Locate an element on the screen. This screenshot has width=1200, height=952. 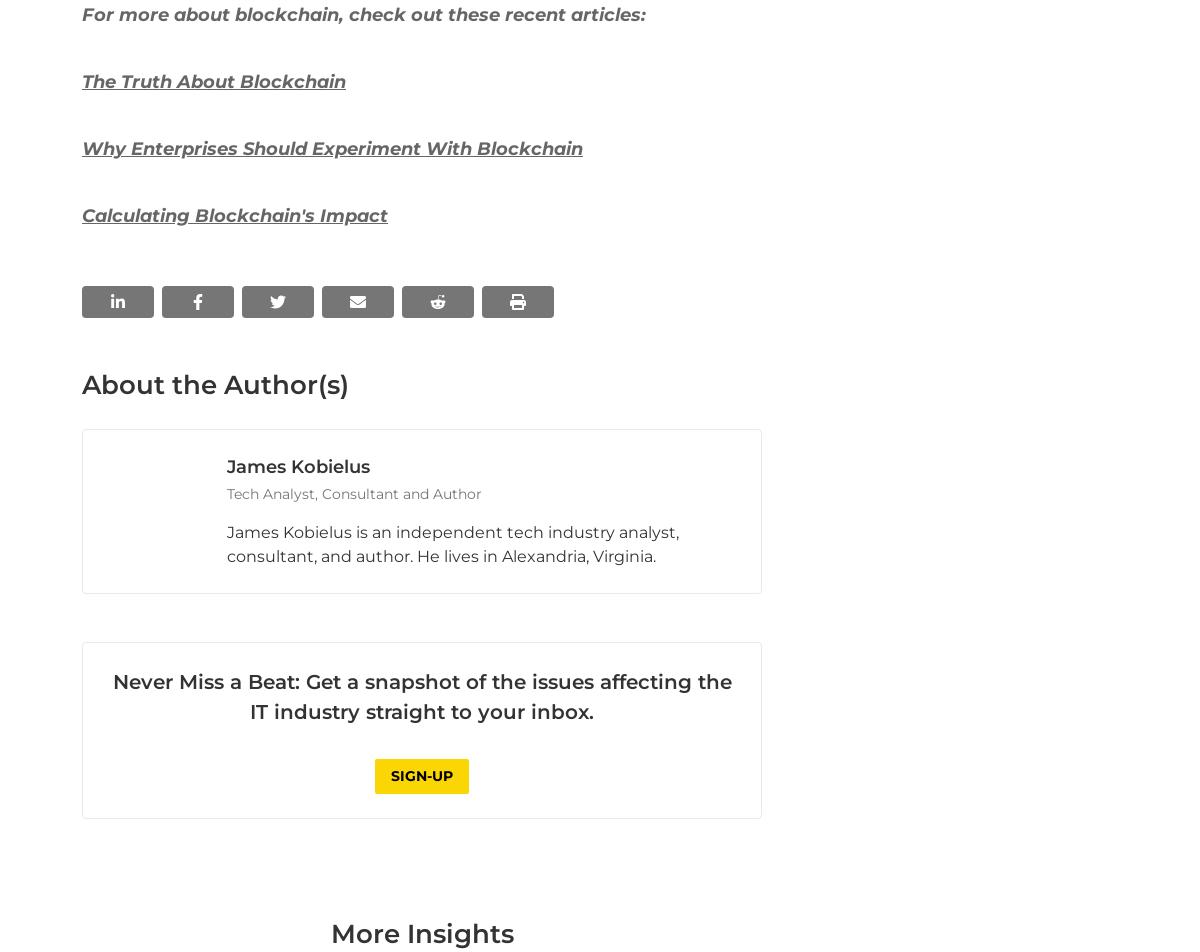
'challenges associated with the current state of blockchain technology.' is located at coordinates (399, 150).